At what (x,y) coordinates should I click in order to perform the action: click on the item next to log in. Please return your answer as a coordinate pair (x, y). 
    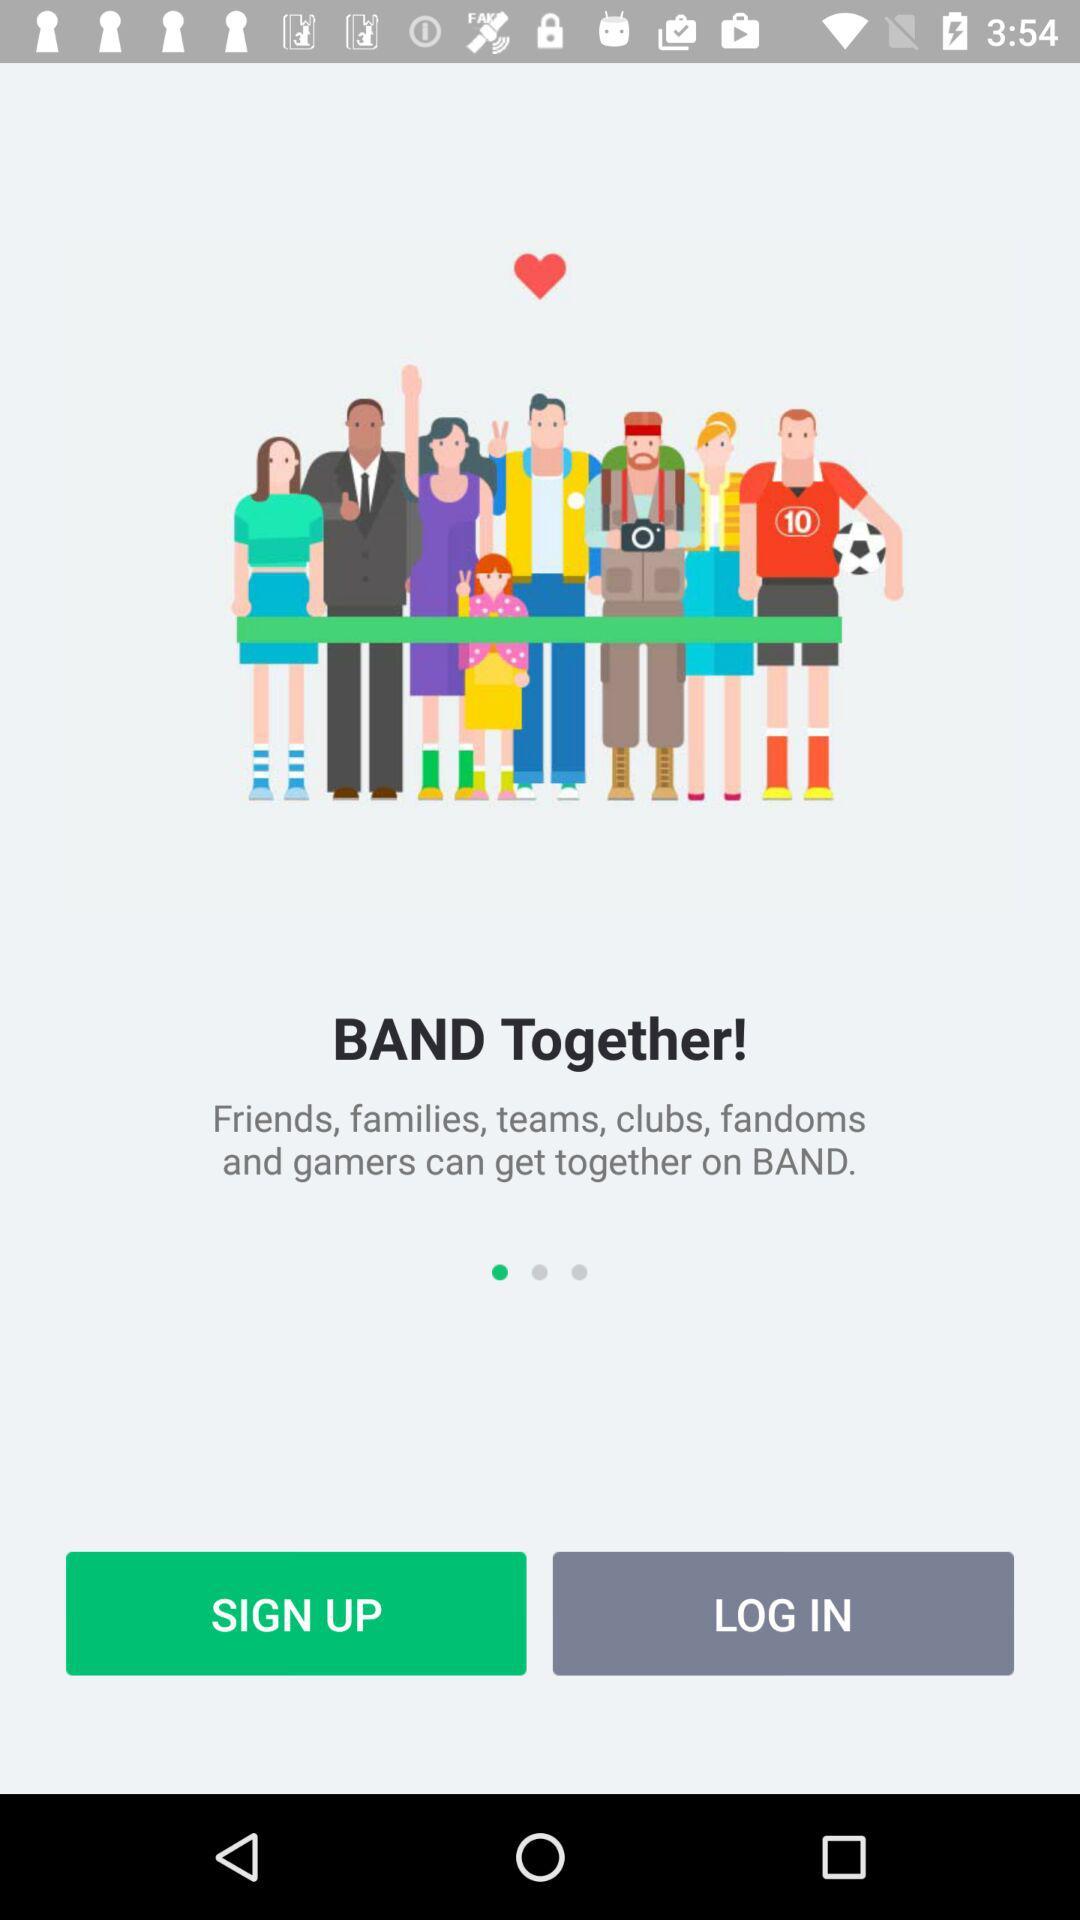
    Looking at the image, I should click on (296, 1613).